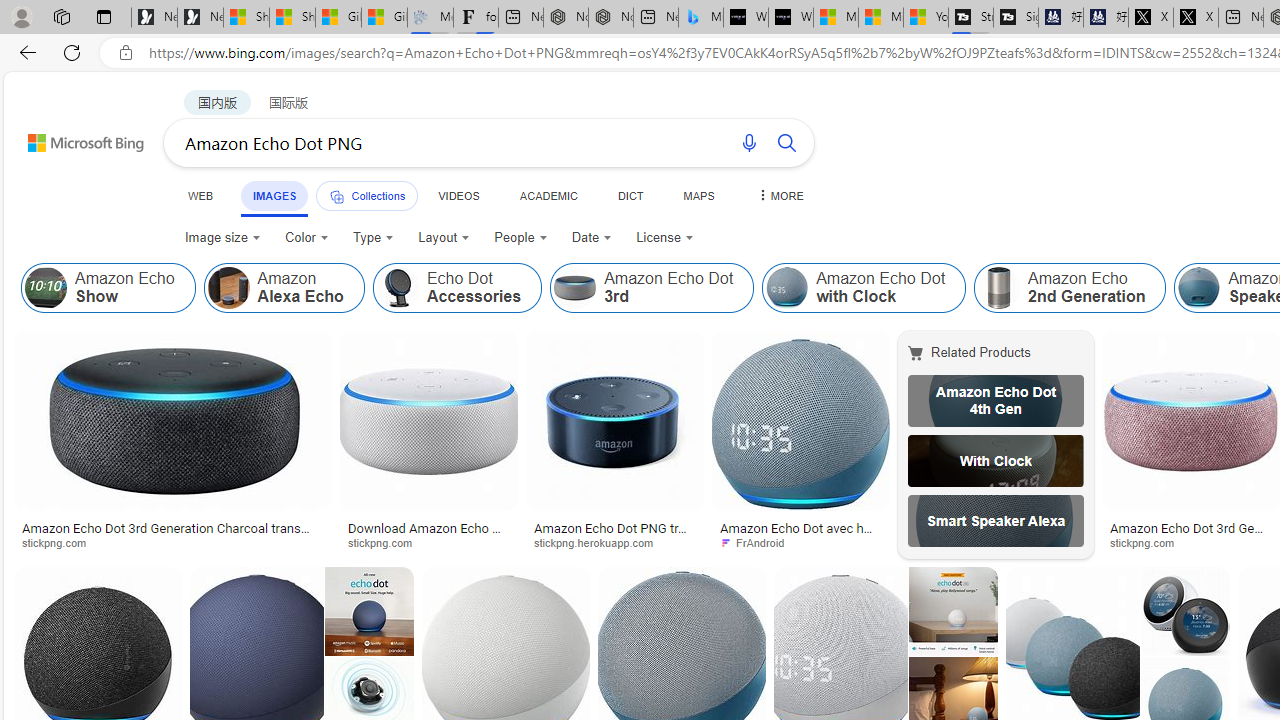 This screenshot has width=1280, height=720. Describe the element at coordinates (591, 236) in the screenshot. I see `'Date'` at that location.